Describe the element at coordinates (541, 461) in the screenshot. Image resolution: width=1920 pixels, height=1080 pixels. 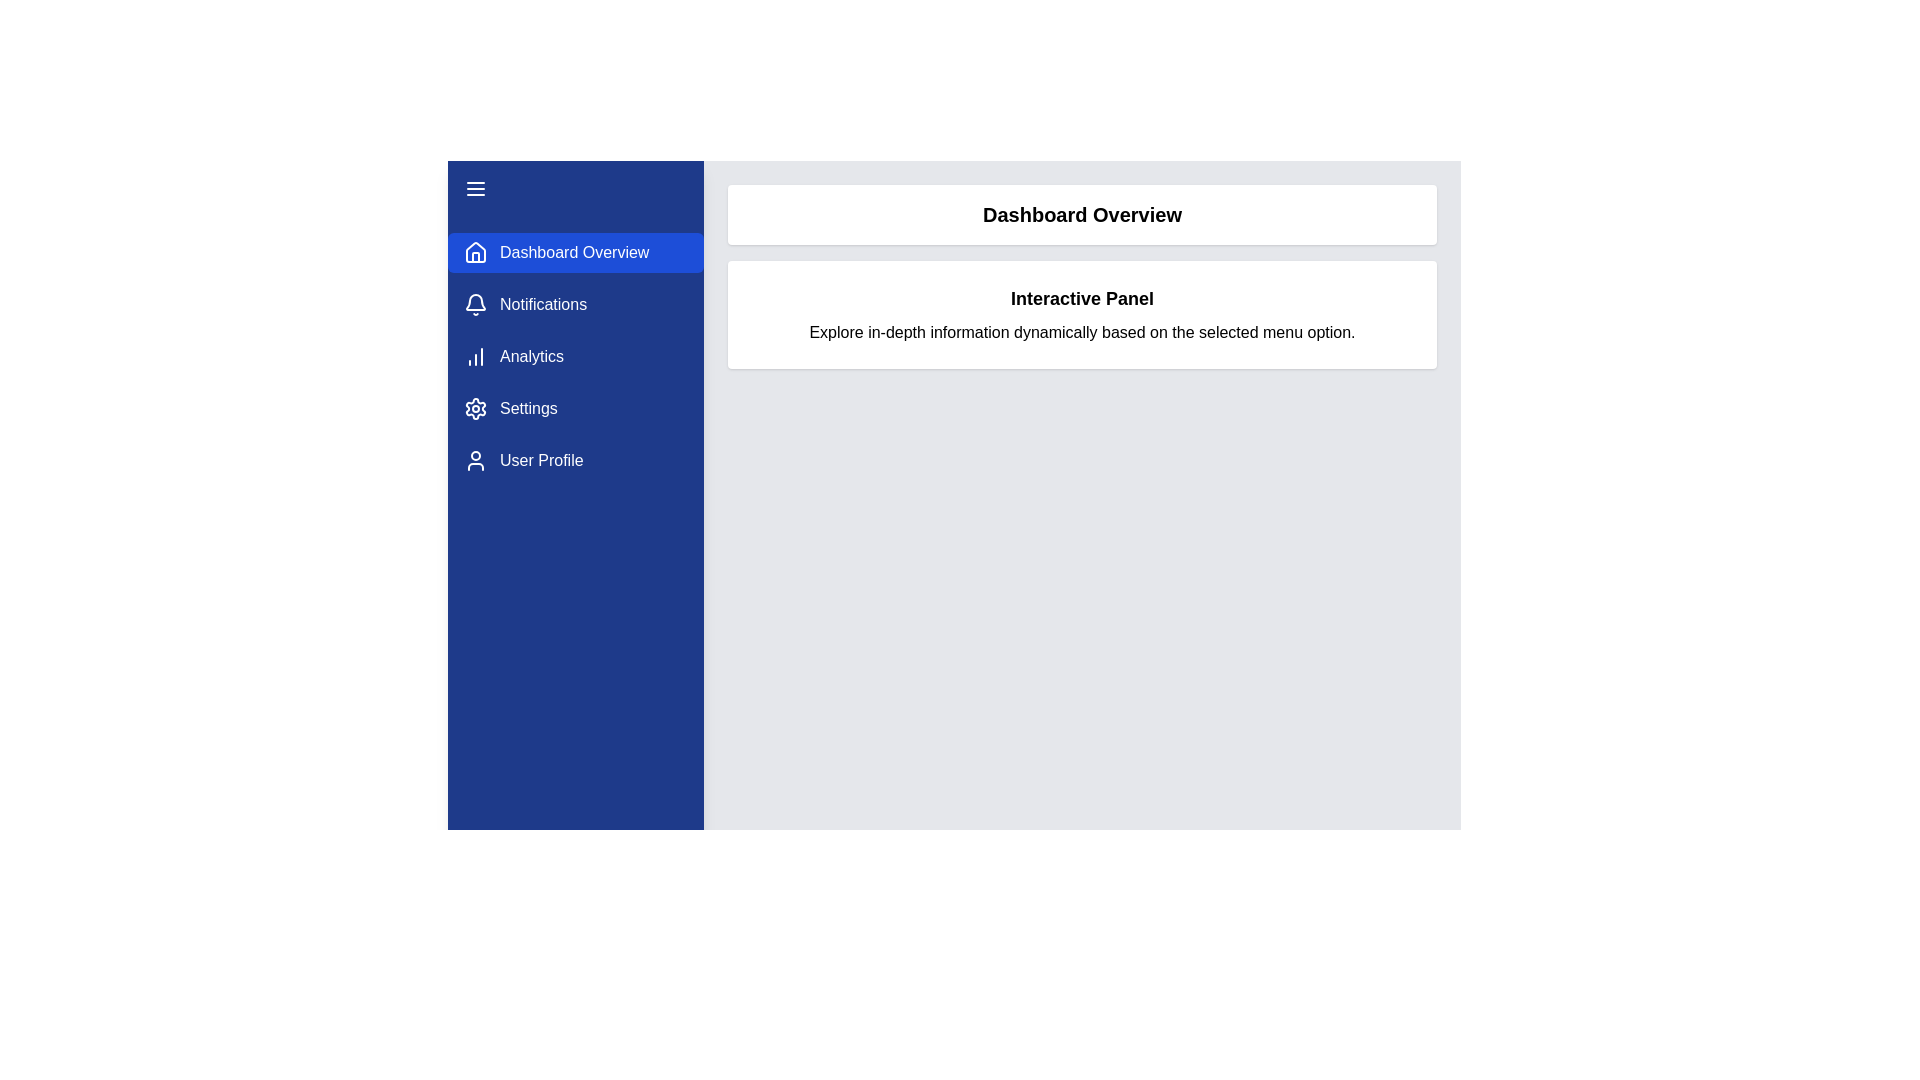
I see `text from the 'User Profile' label located at the bottom of the vertical navigation menu, adjacent to the user icon` at that location.